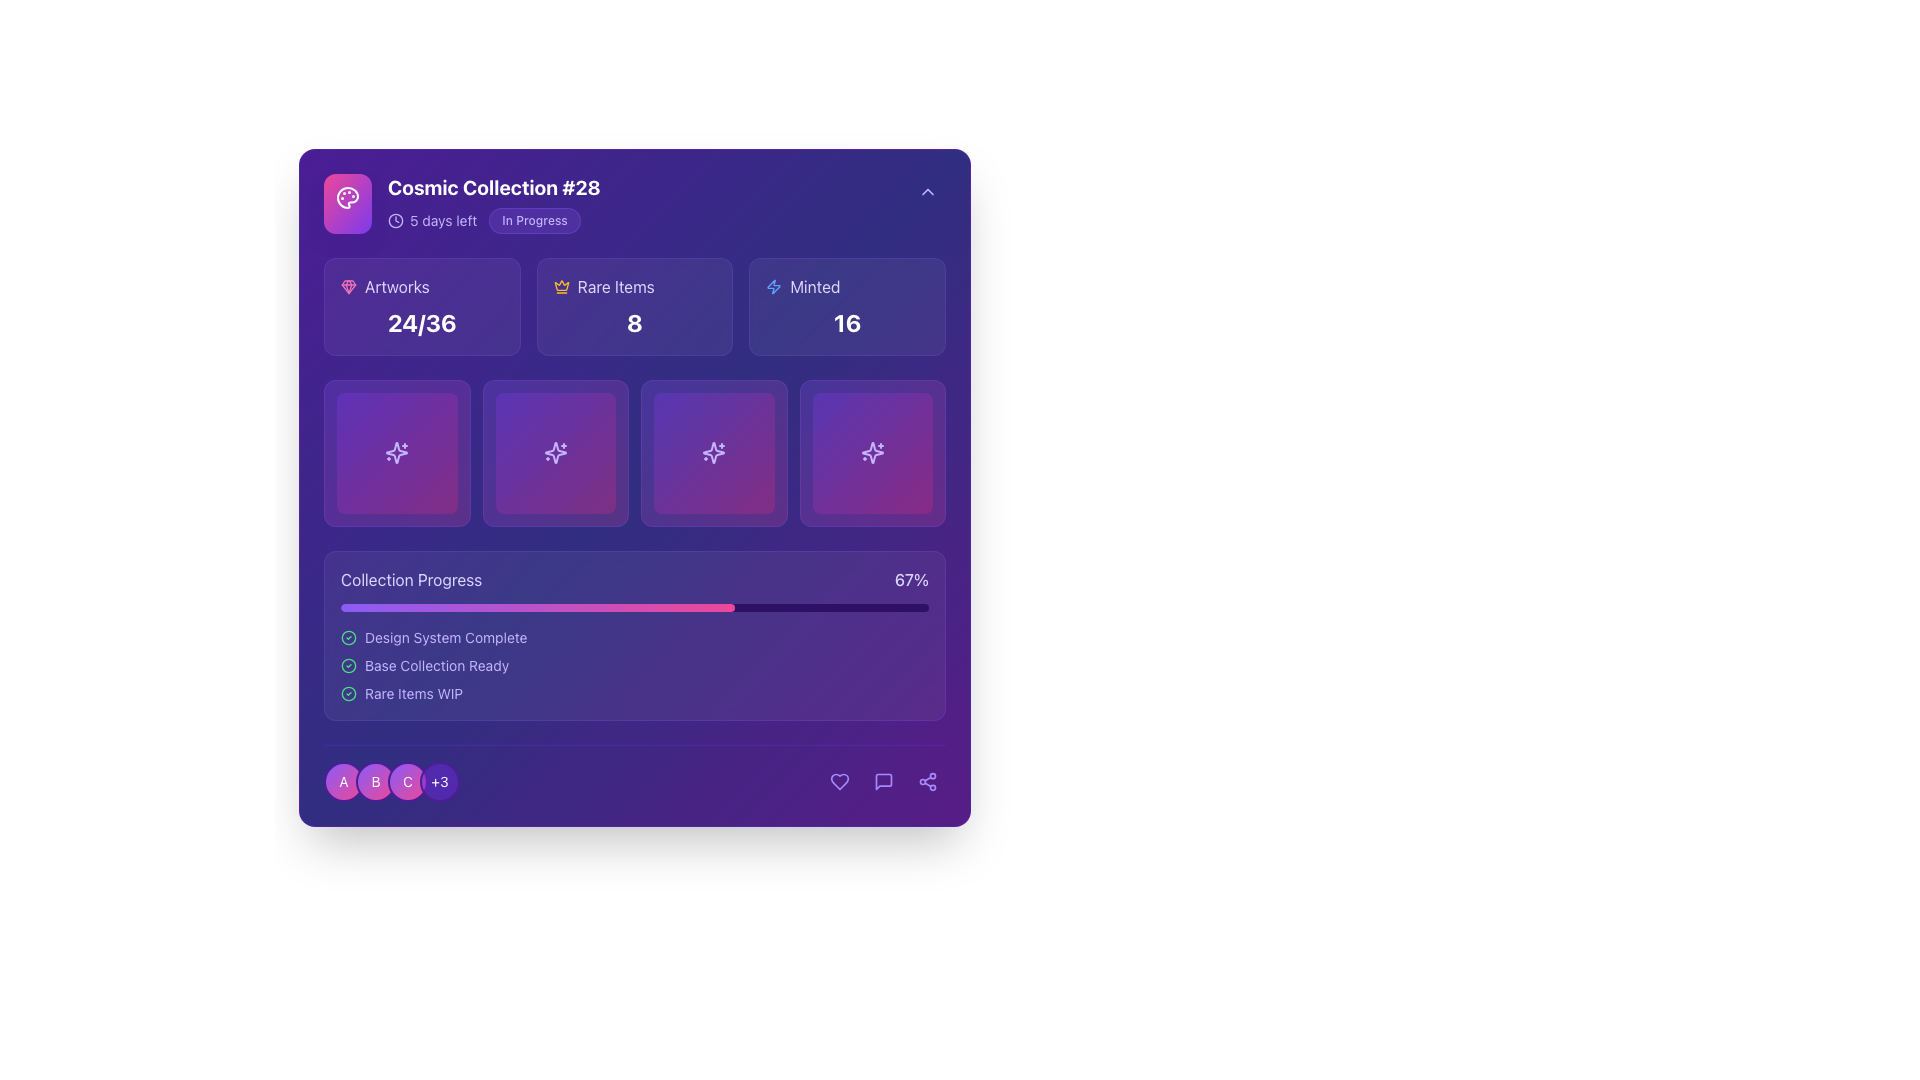 This screenshot has width=1920, height=1080. What do you see at coordinates (840, 780) in the screenshot?
I see `the heart icon located in the bottom-right corner of the interface` at bounding box center [840, 780].